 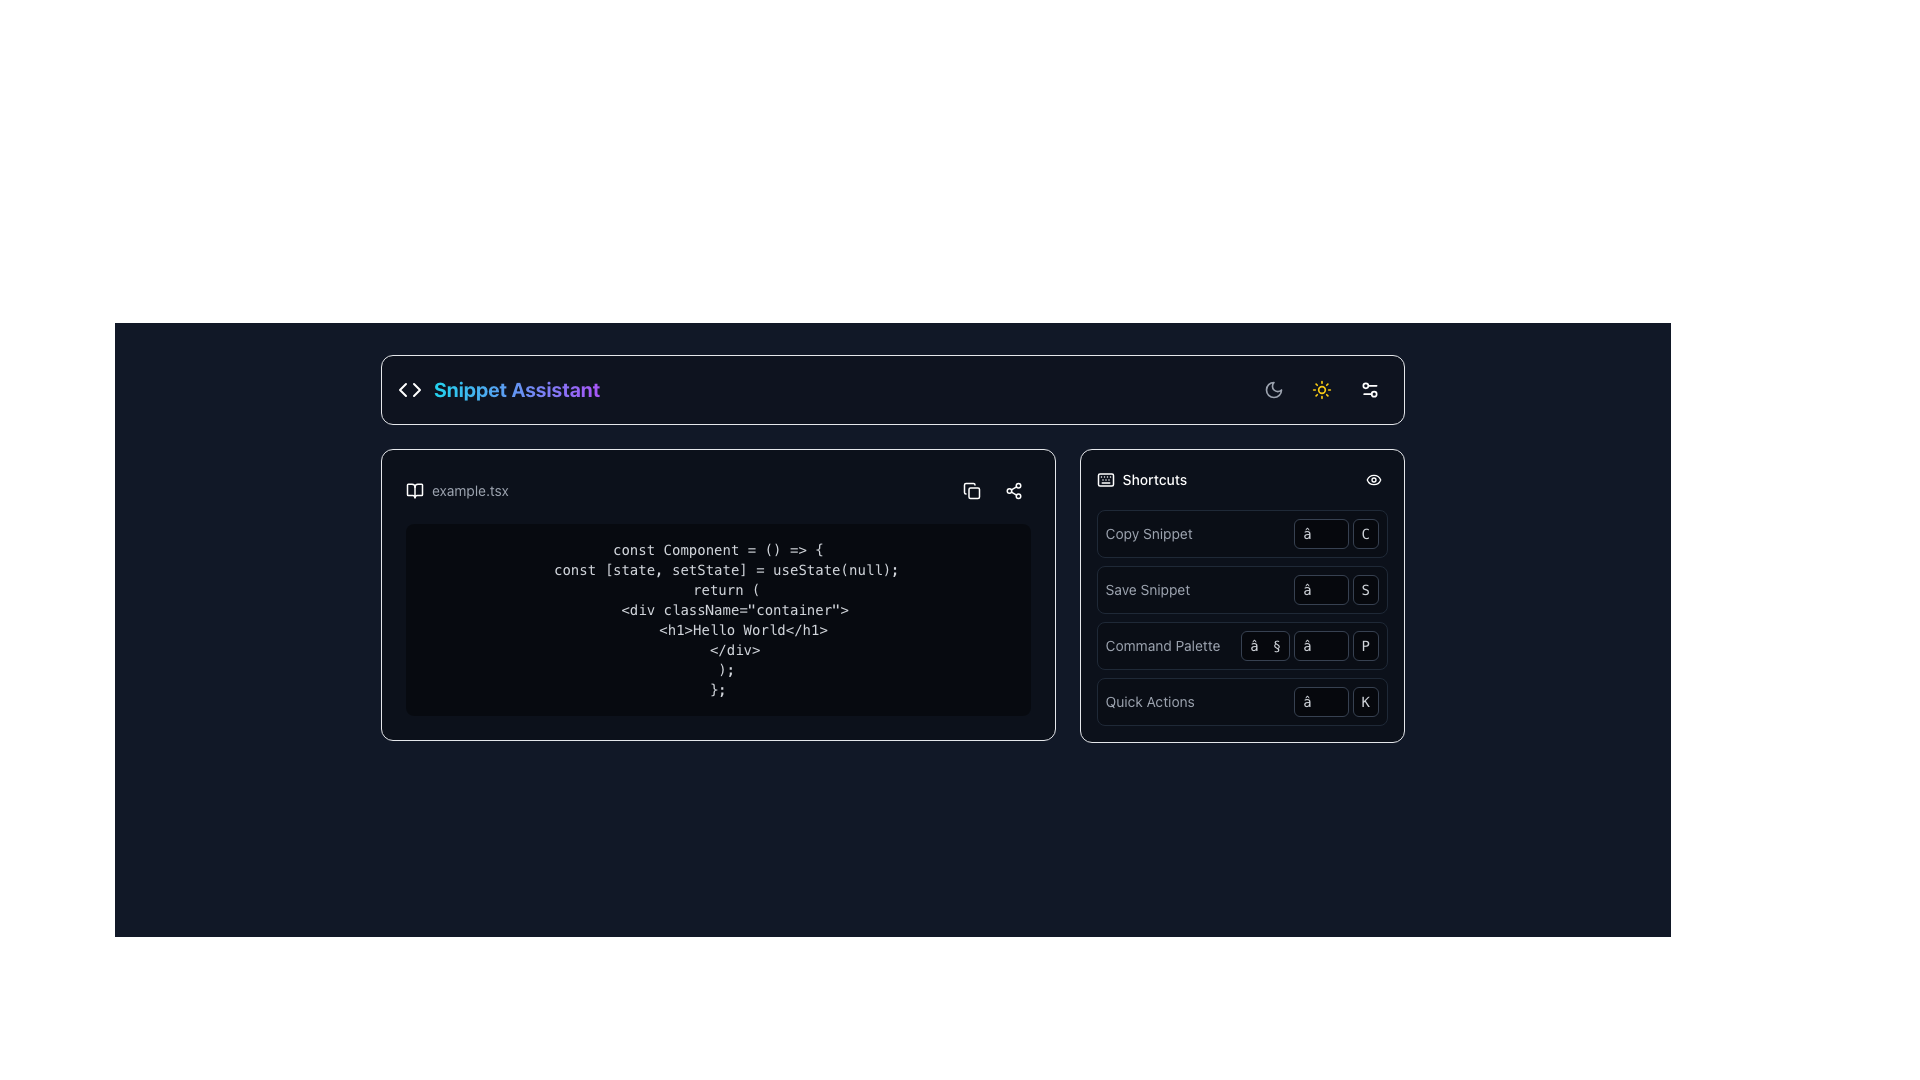 I want to click on the second button in the horizontal sequence of shortcut buttons, so click(x=1364, y=532).